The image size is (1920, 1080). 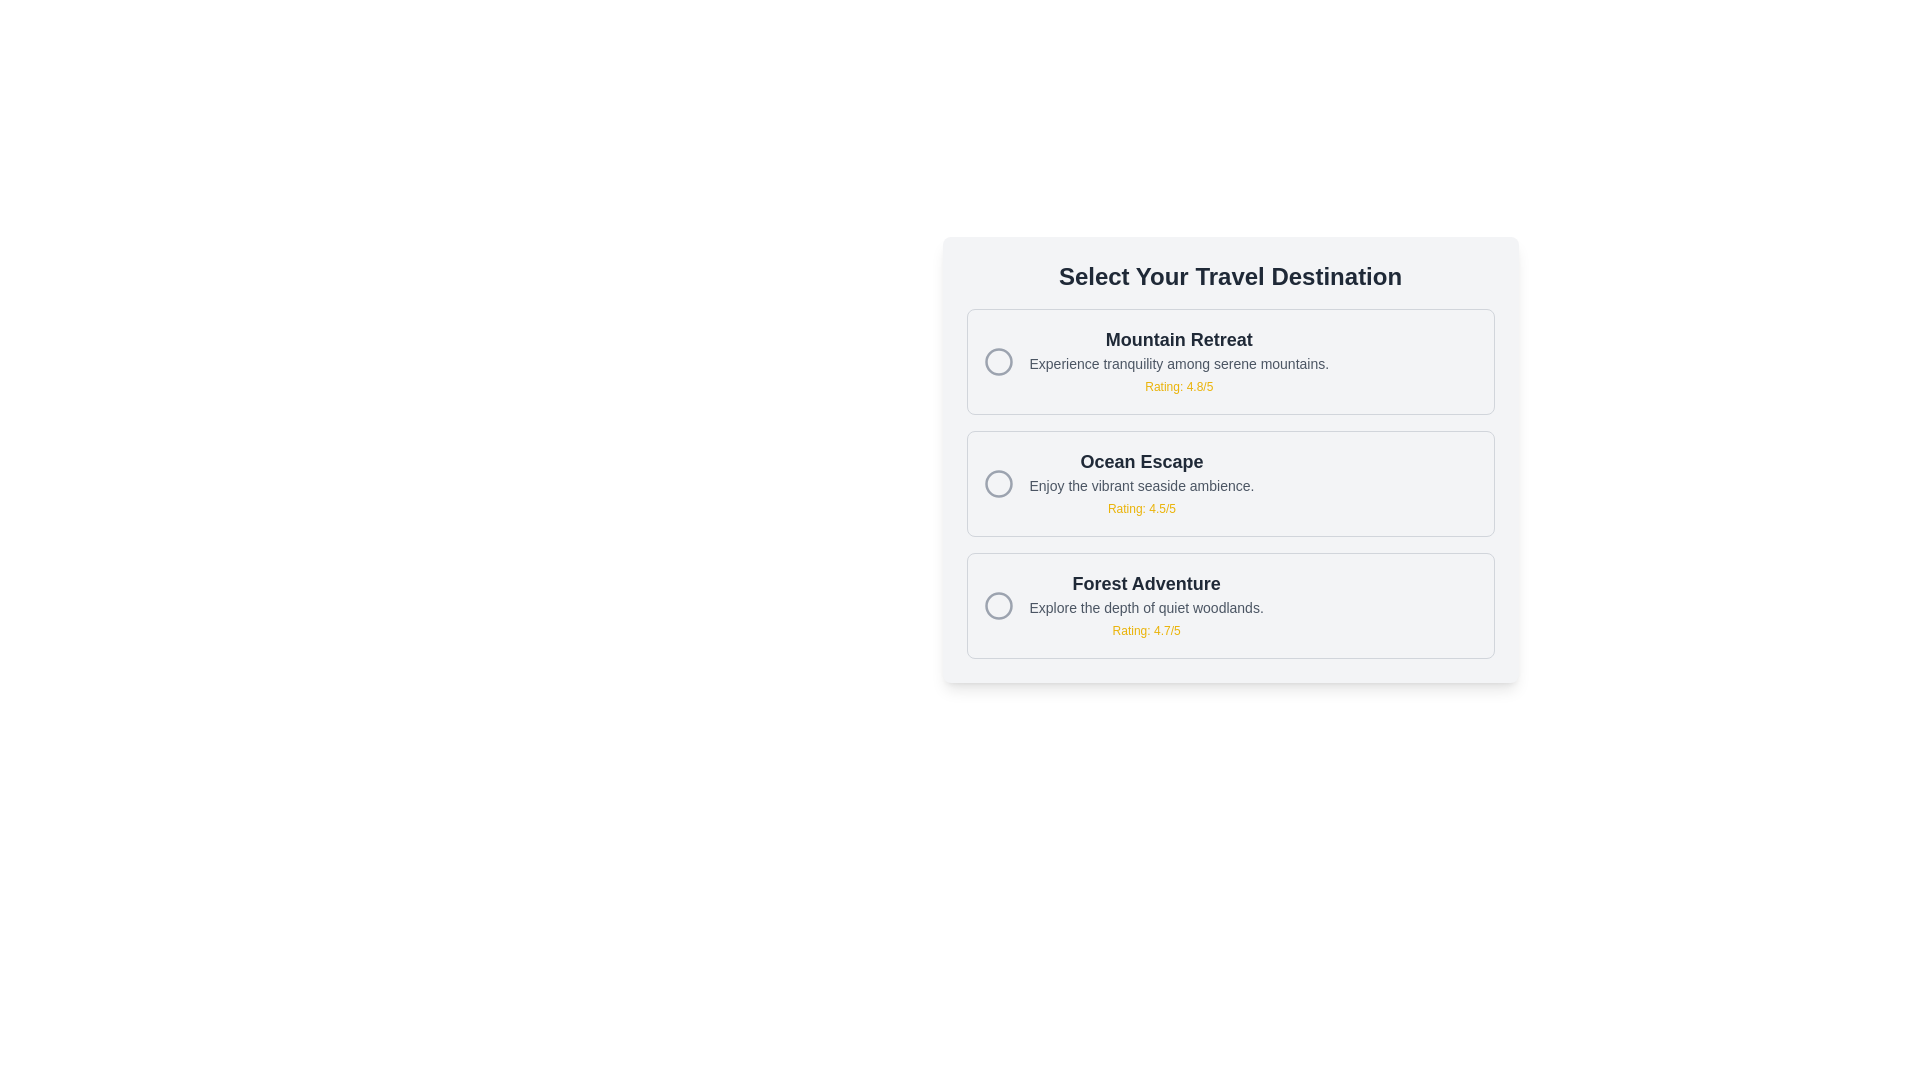 What do you see at coordinates (998, 604) in the screenshot?
I see `the circular radio button located to the left of the 'Forest Adventure' text` at bounding box center [998, 604].